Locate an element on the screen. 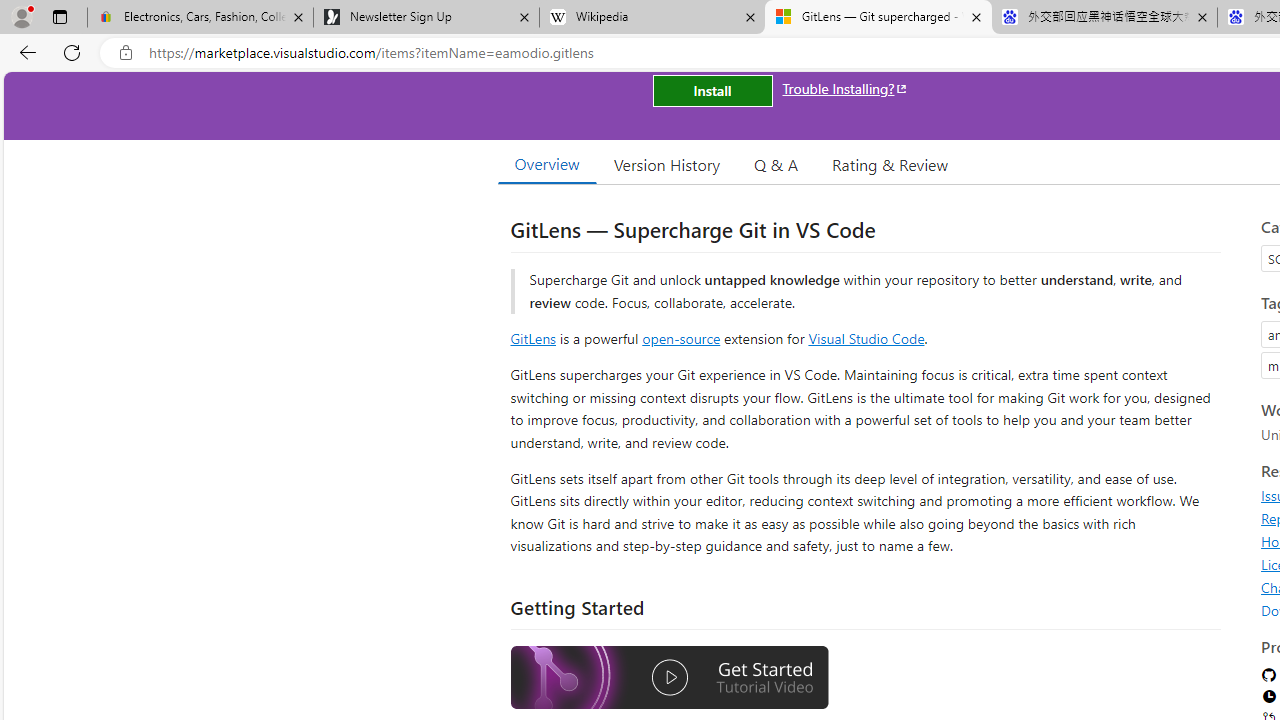  'Rating & Review' is located at coordinates (889, 163).